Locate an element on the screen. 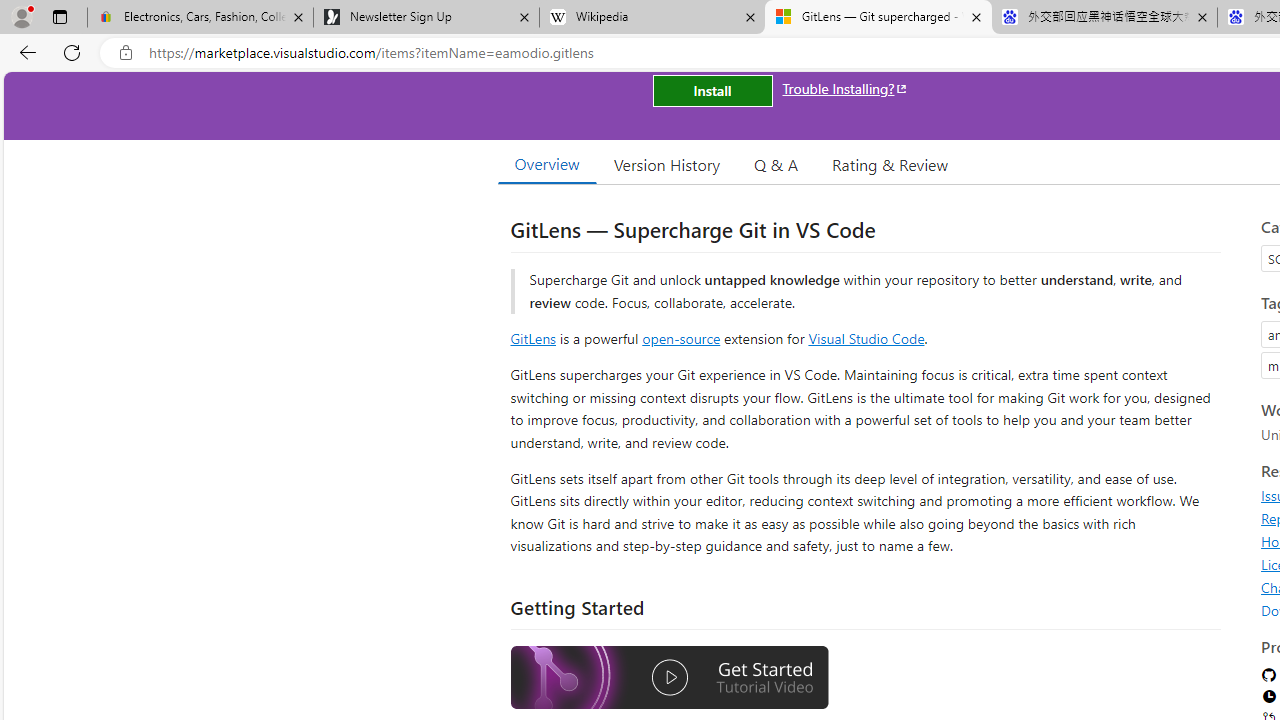  'Rating & Review' is located at coordinates (889, 163).